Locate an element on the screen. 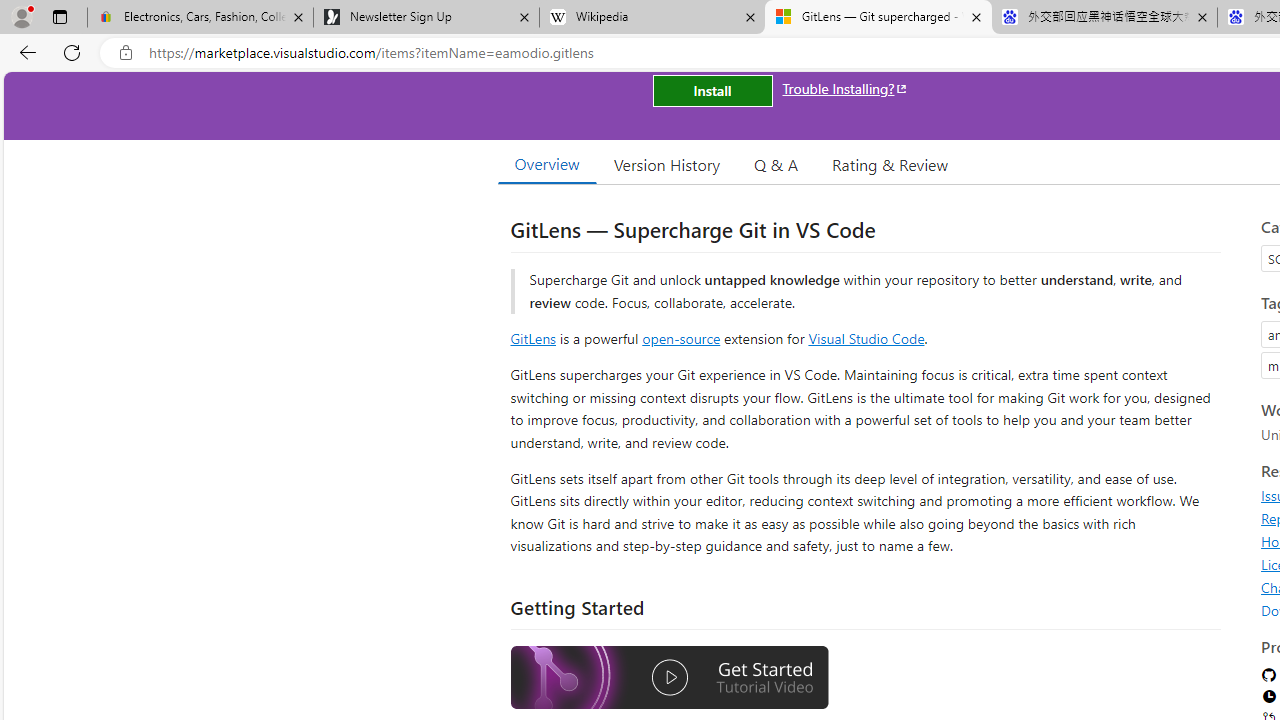  'Rating & Review' is located at coordinates (889, 163).